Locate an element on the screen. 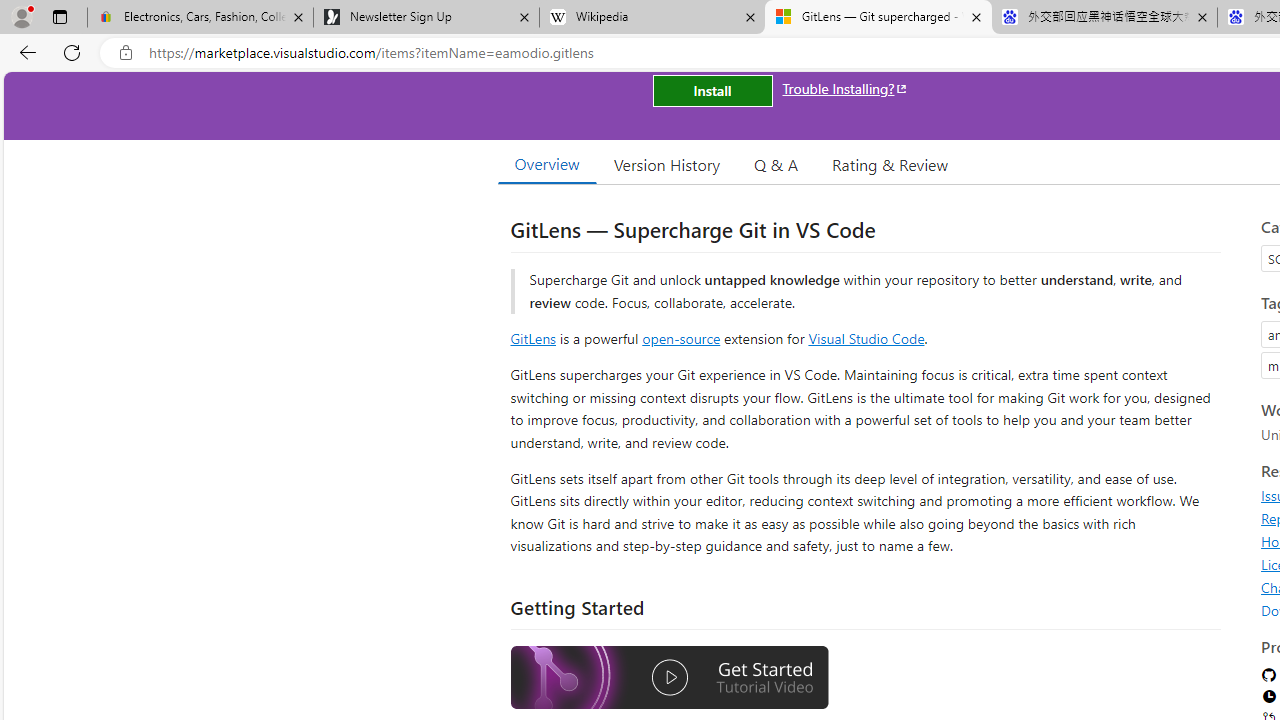  'Rating & Review' is located at coordinates (889, 163).